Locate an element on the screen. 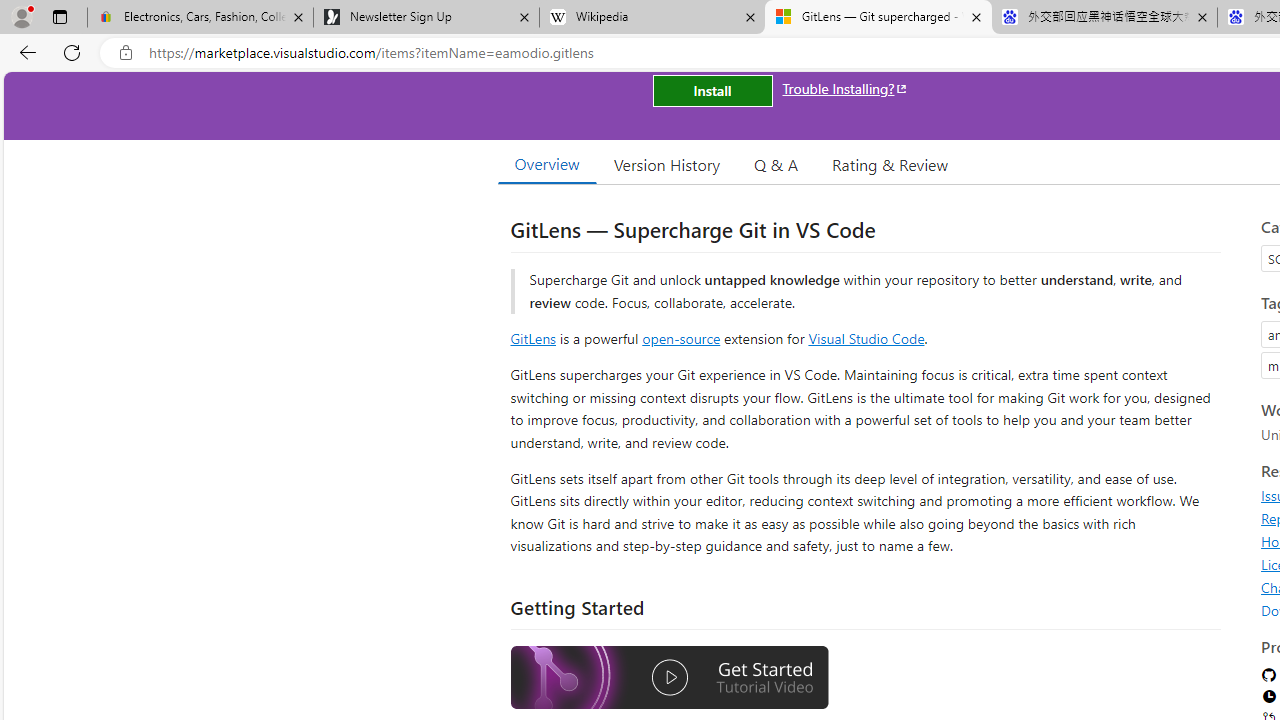  'Rating & Review' is located at coordinates (889, 163).